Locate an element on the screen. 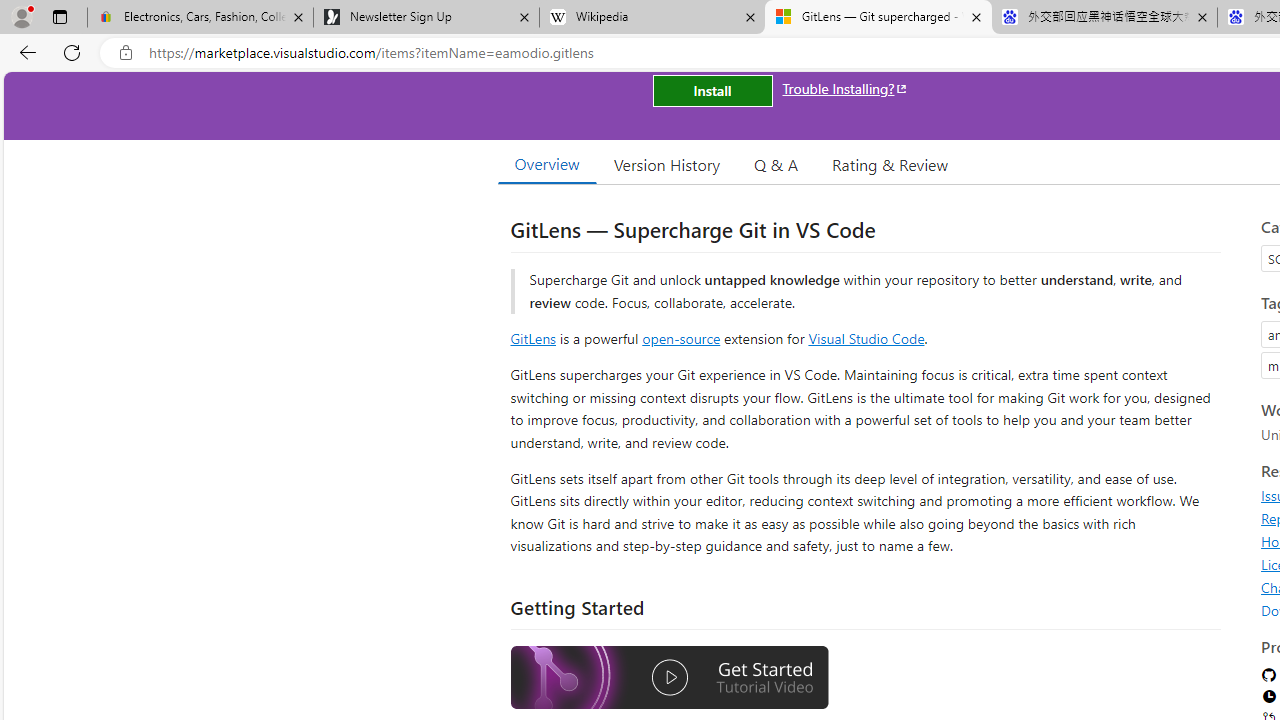  'Rating & Review' is located at coordinates (889, 163).